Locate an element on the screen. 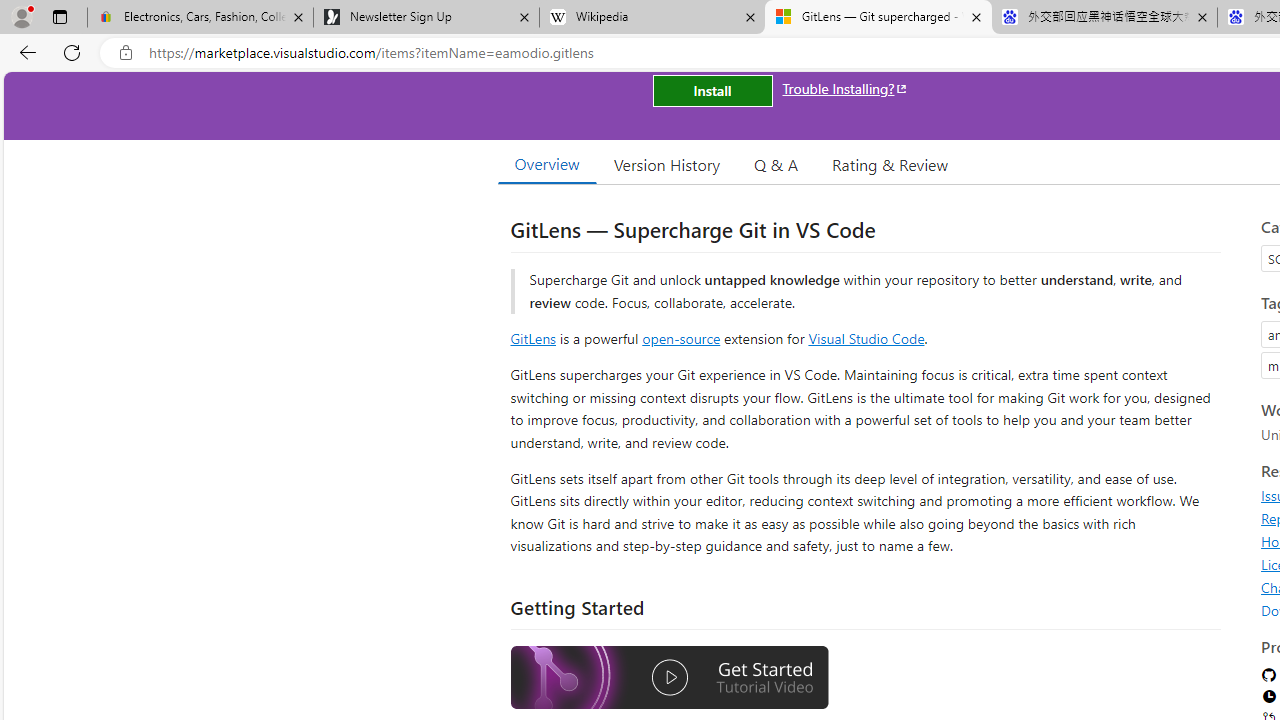  'Rating & Review' is located at coordinates (889, 163).